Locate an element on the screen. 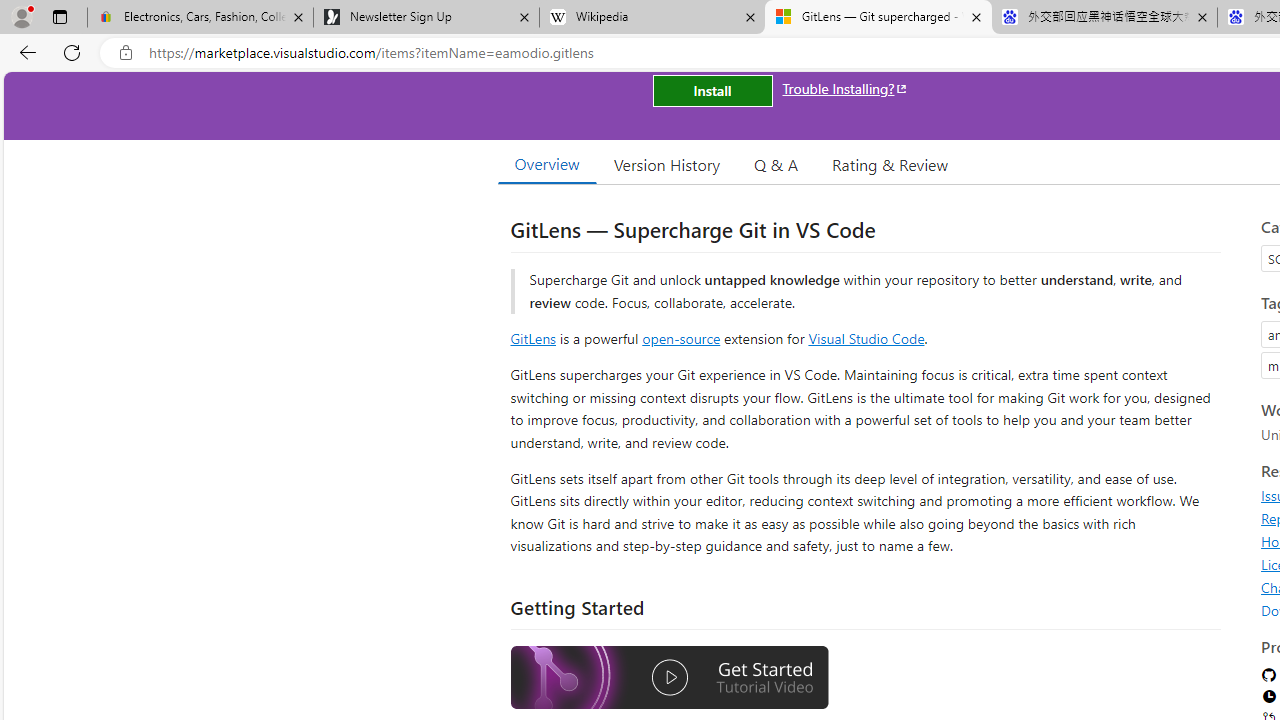  'Rating & Review' is located at coordinates (889, 163).